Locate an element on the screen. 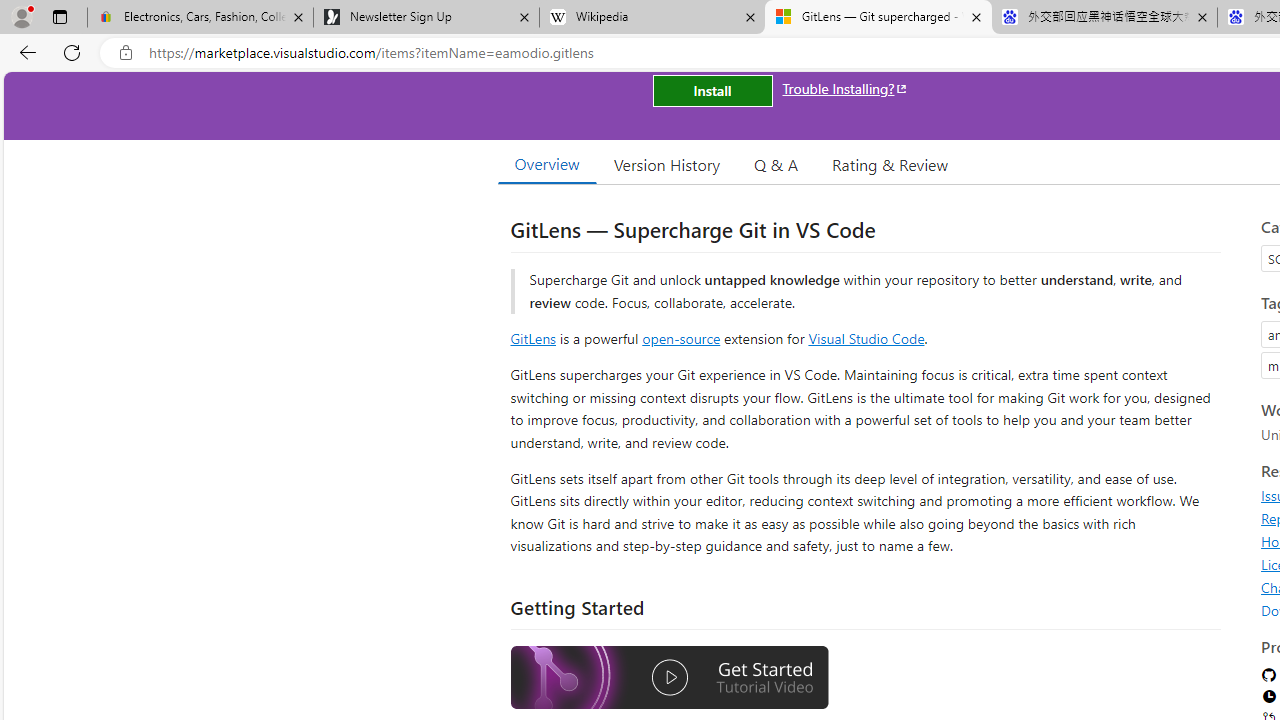  'Rating & Review' is located at coordinates (889, 163).